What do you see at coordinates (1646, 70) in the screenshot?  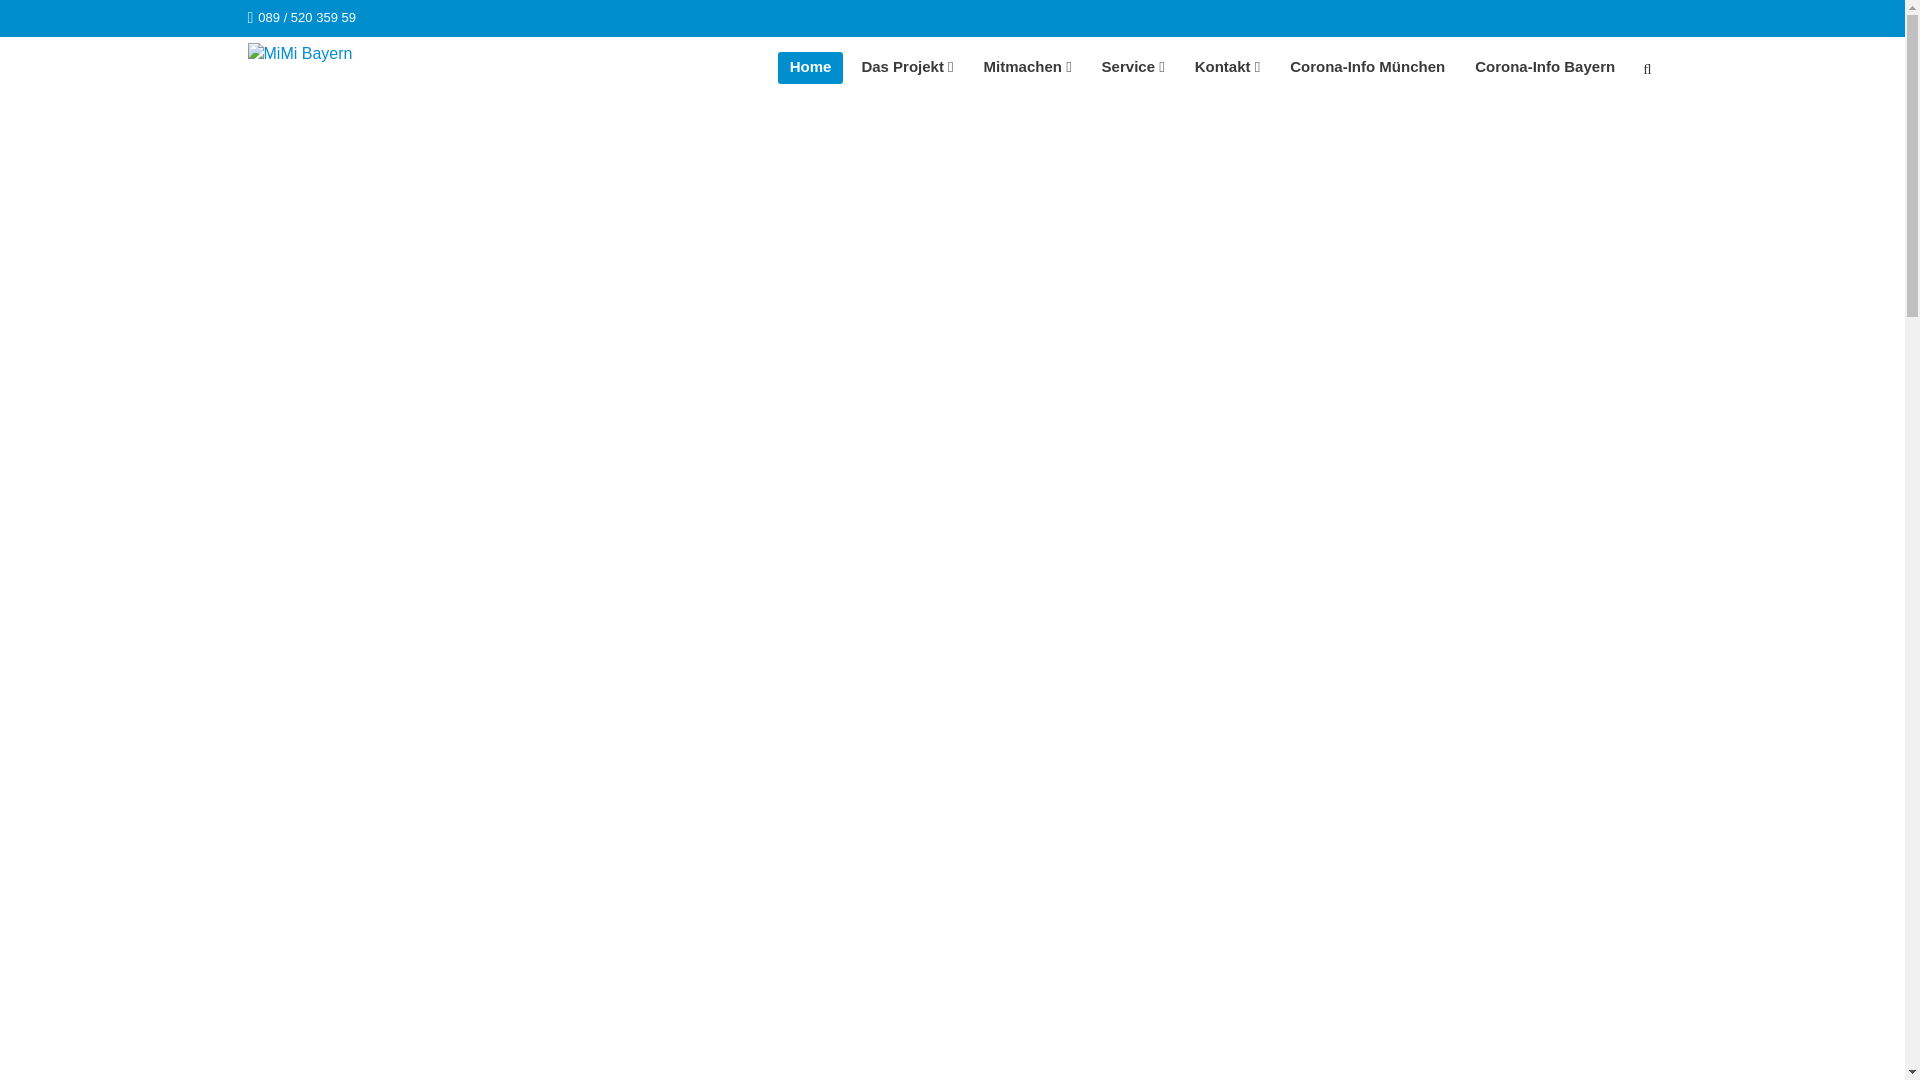 I see `'Search'` at bounding box center [1646, 70].